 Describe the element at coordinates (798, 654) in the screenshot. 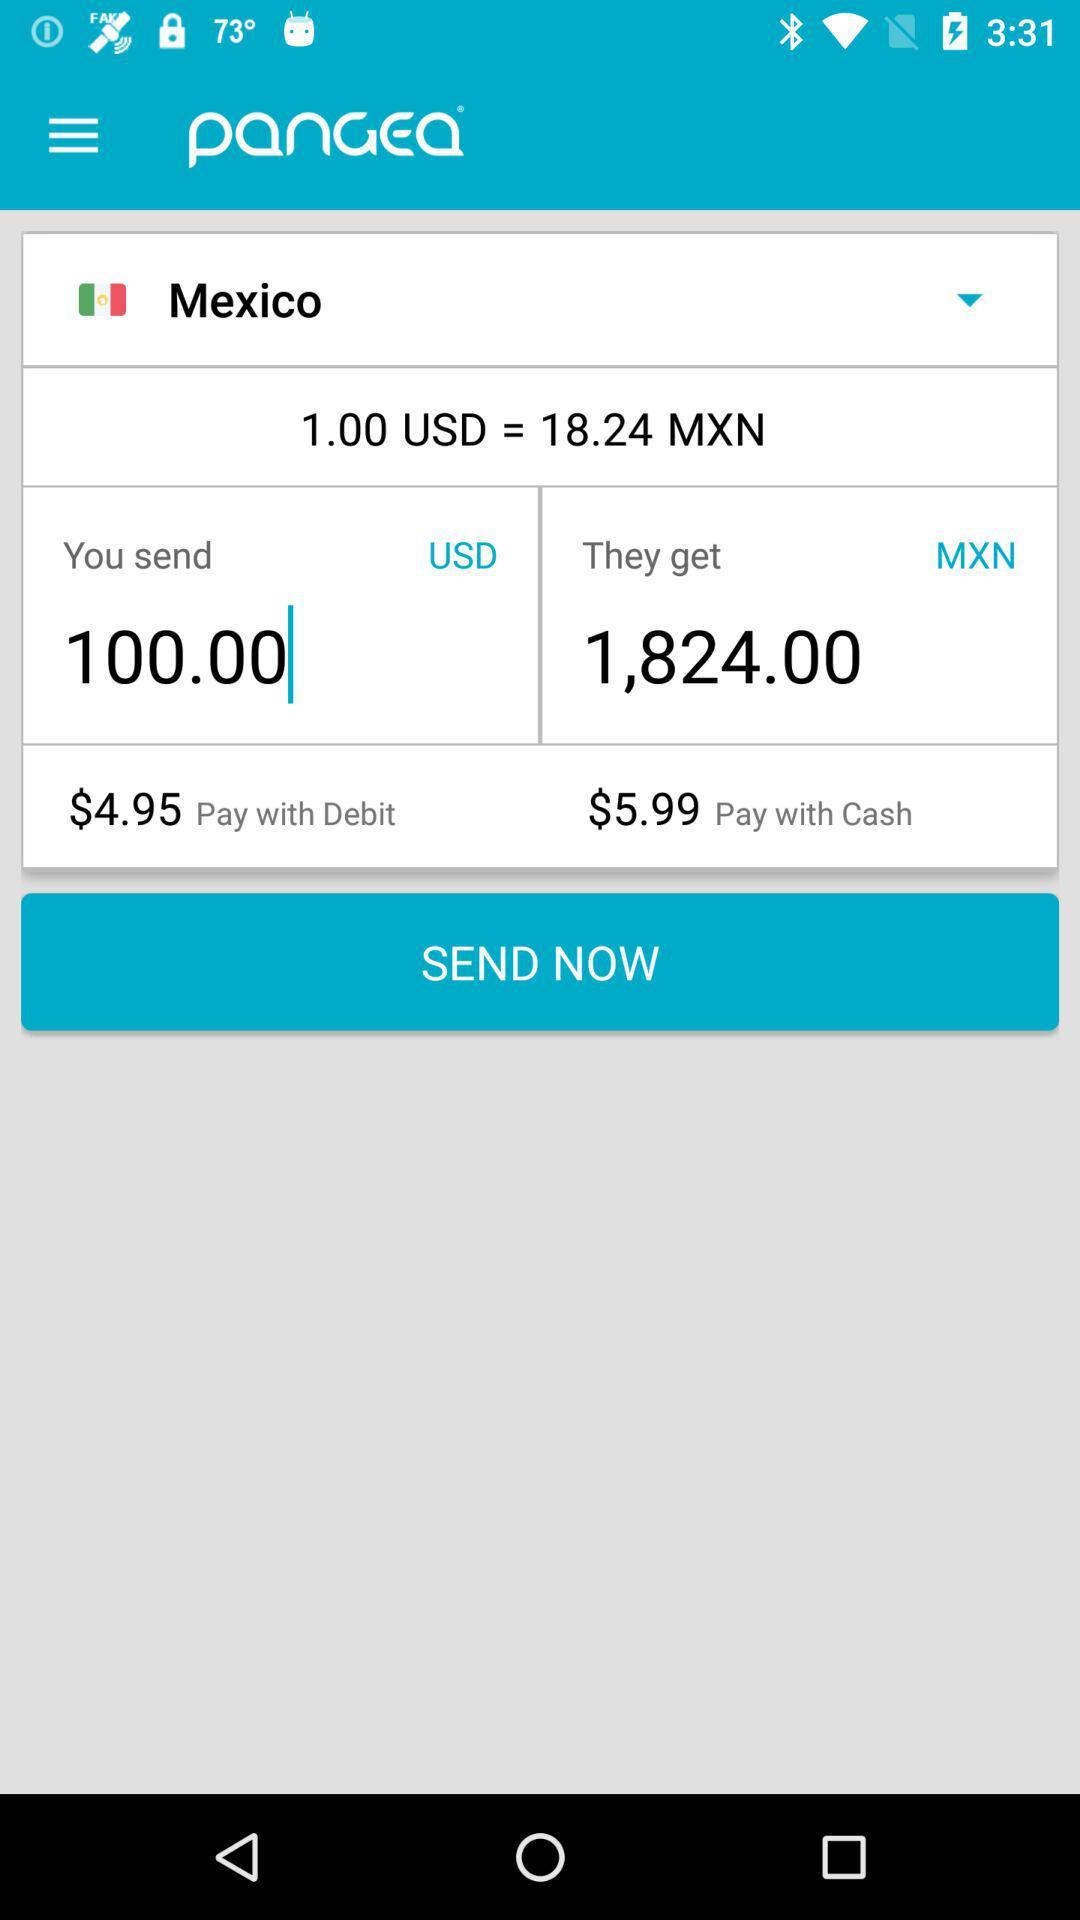

I see `item to the right of the 100.00` at that location.